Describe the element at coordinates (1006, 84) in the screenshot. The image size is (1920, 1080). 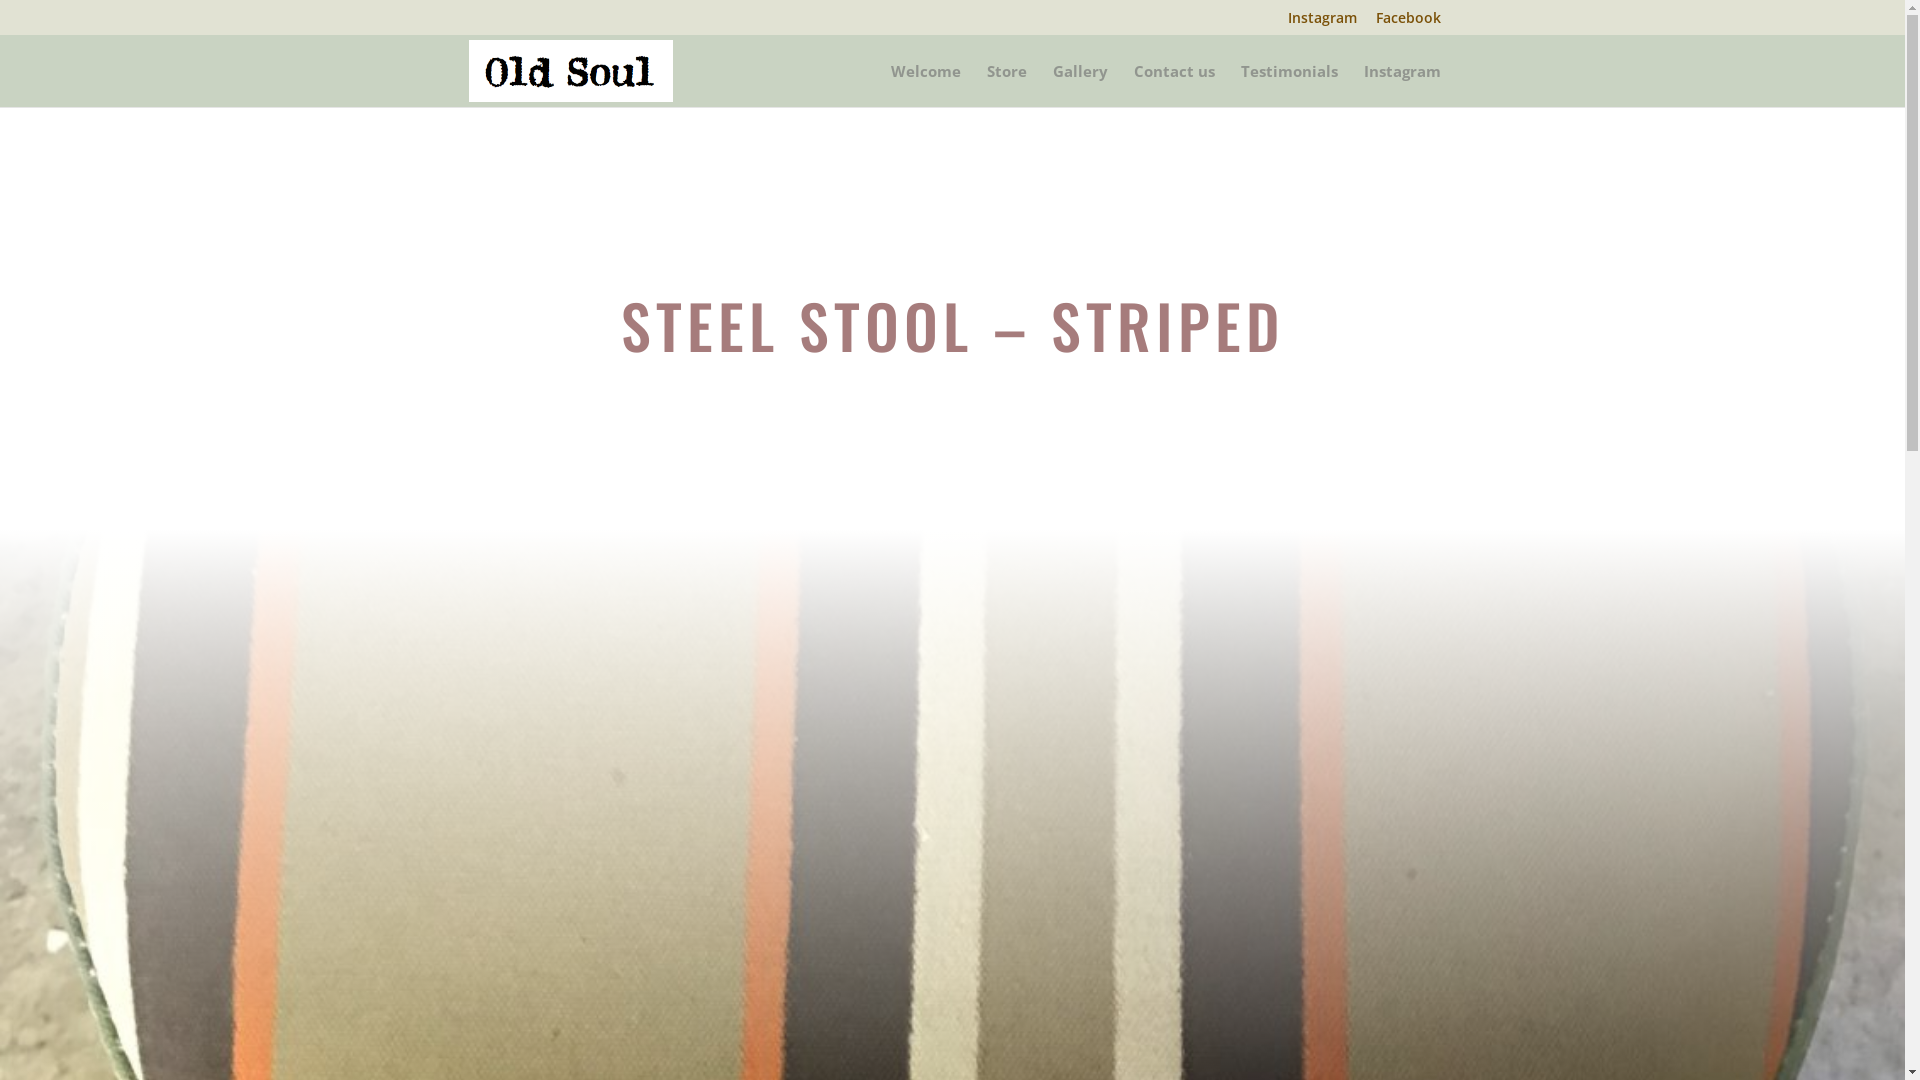
I see `'Store'` at that location.